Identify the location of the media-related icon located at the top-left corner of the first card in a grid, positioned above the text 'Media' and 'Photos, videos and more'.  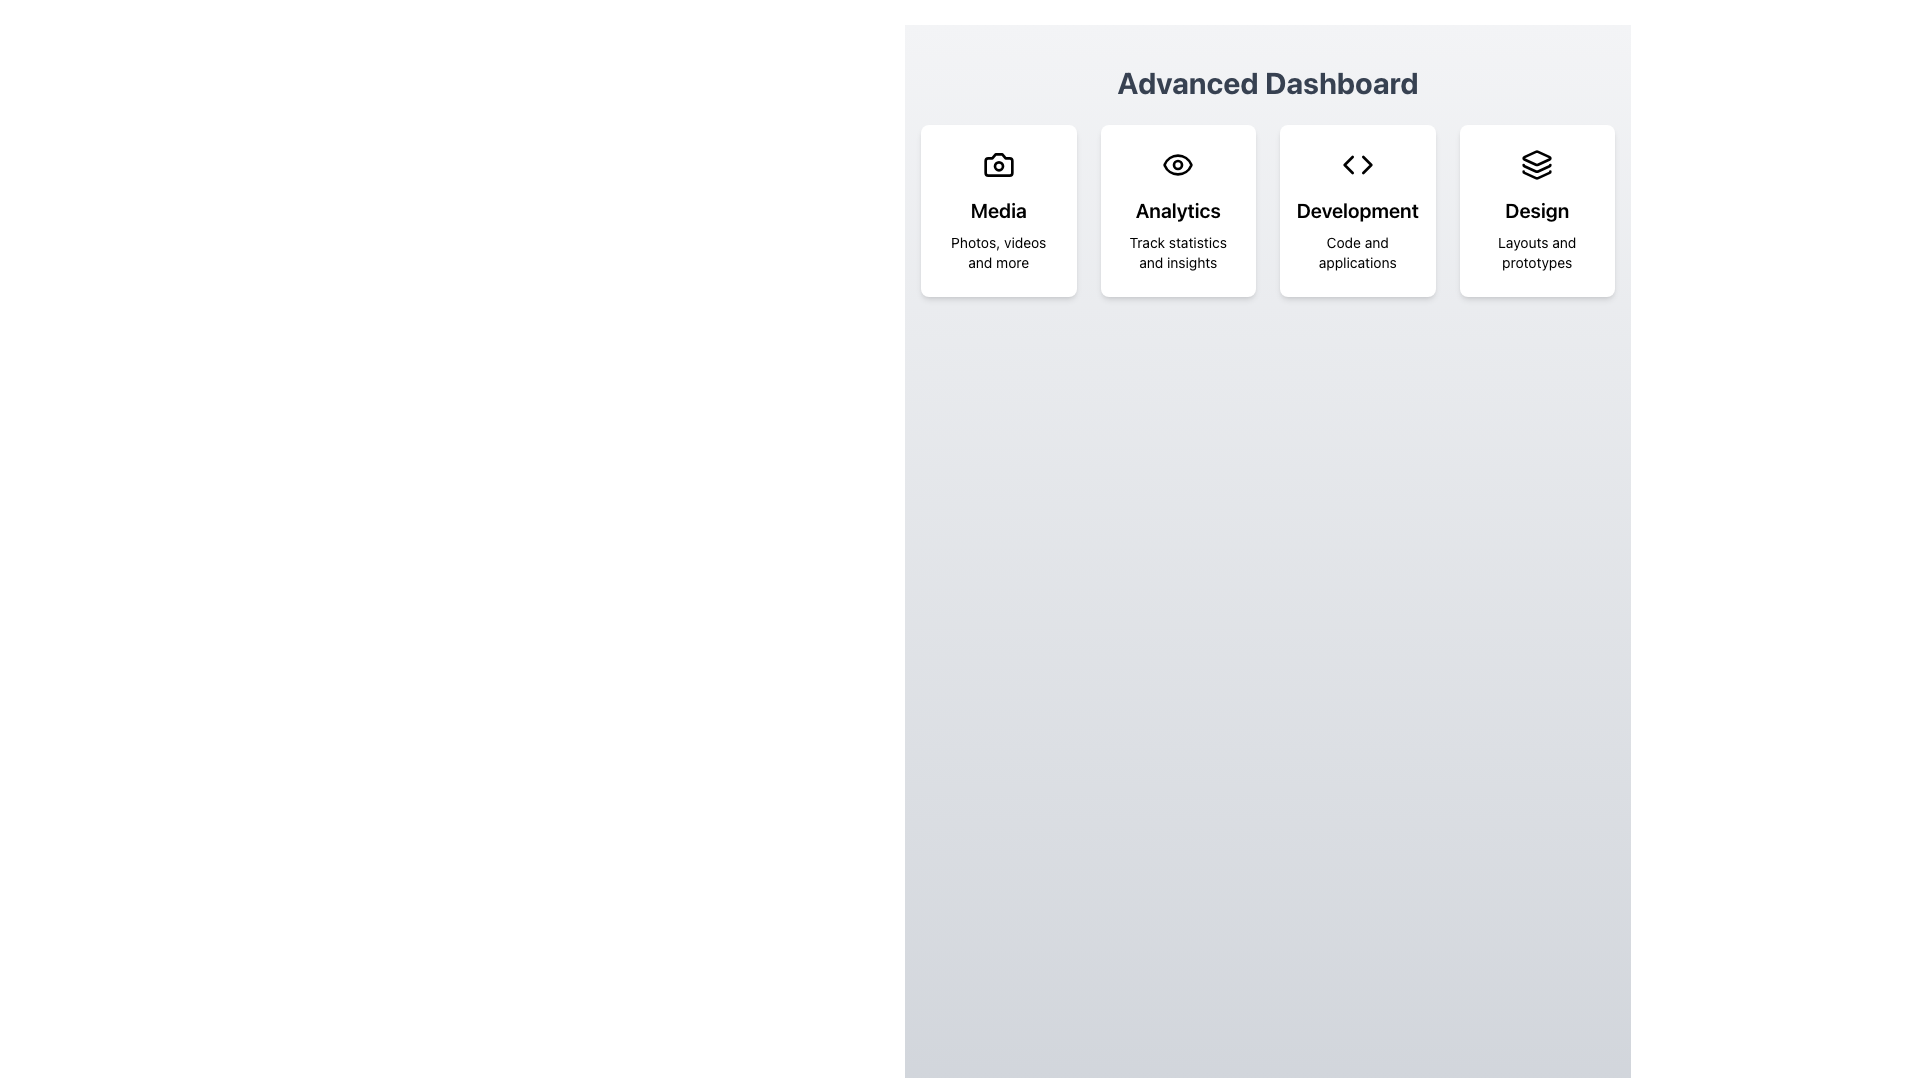
(998, 164).